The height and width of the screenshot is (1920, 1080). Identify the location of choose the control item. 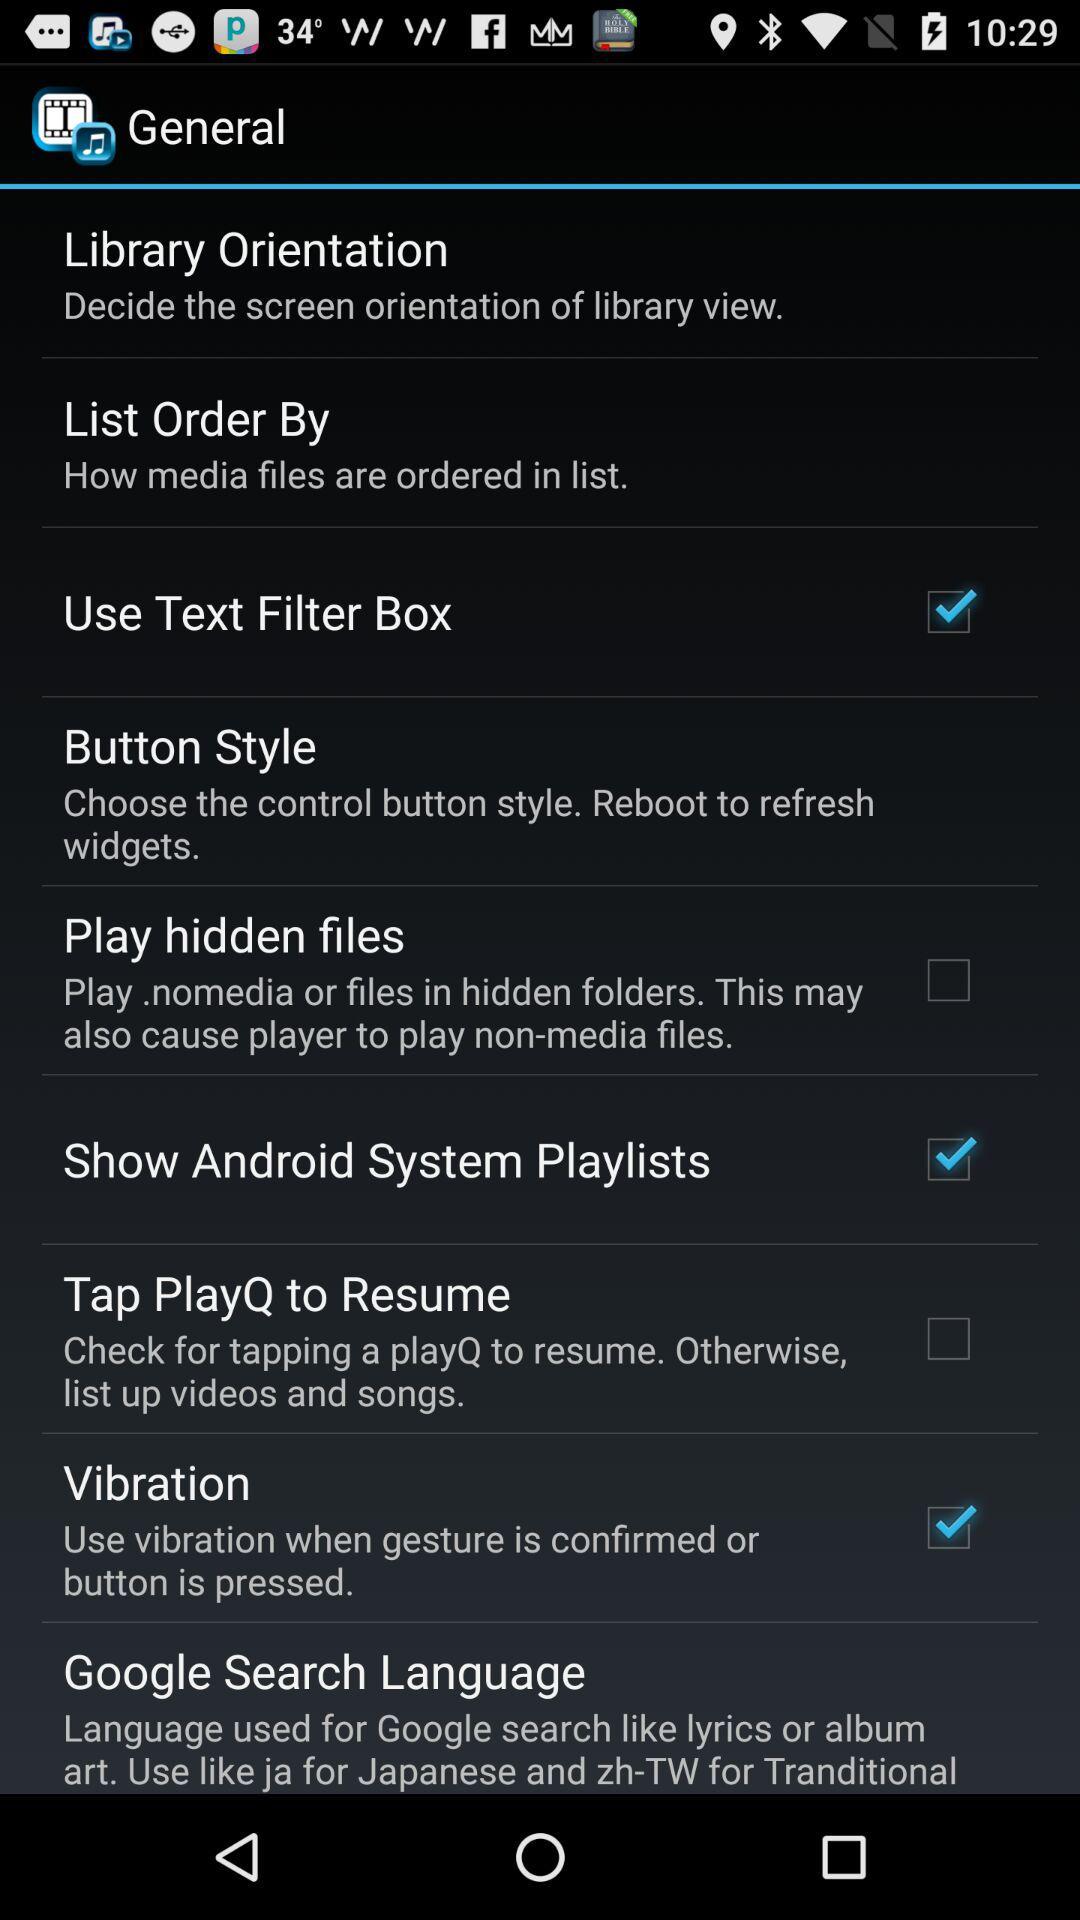
(525, 823).